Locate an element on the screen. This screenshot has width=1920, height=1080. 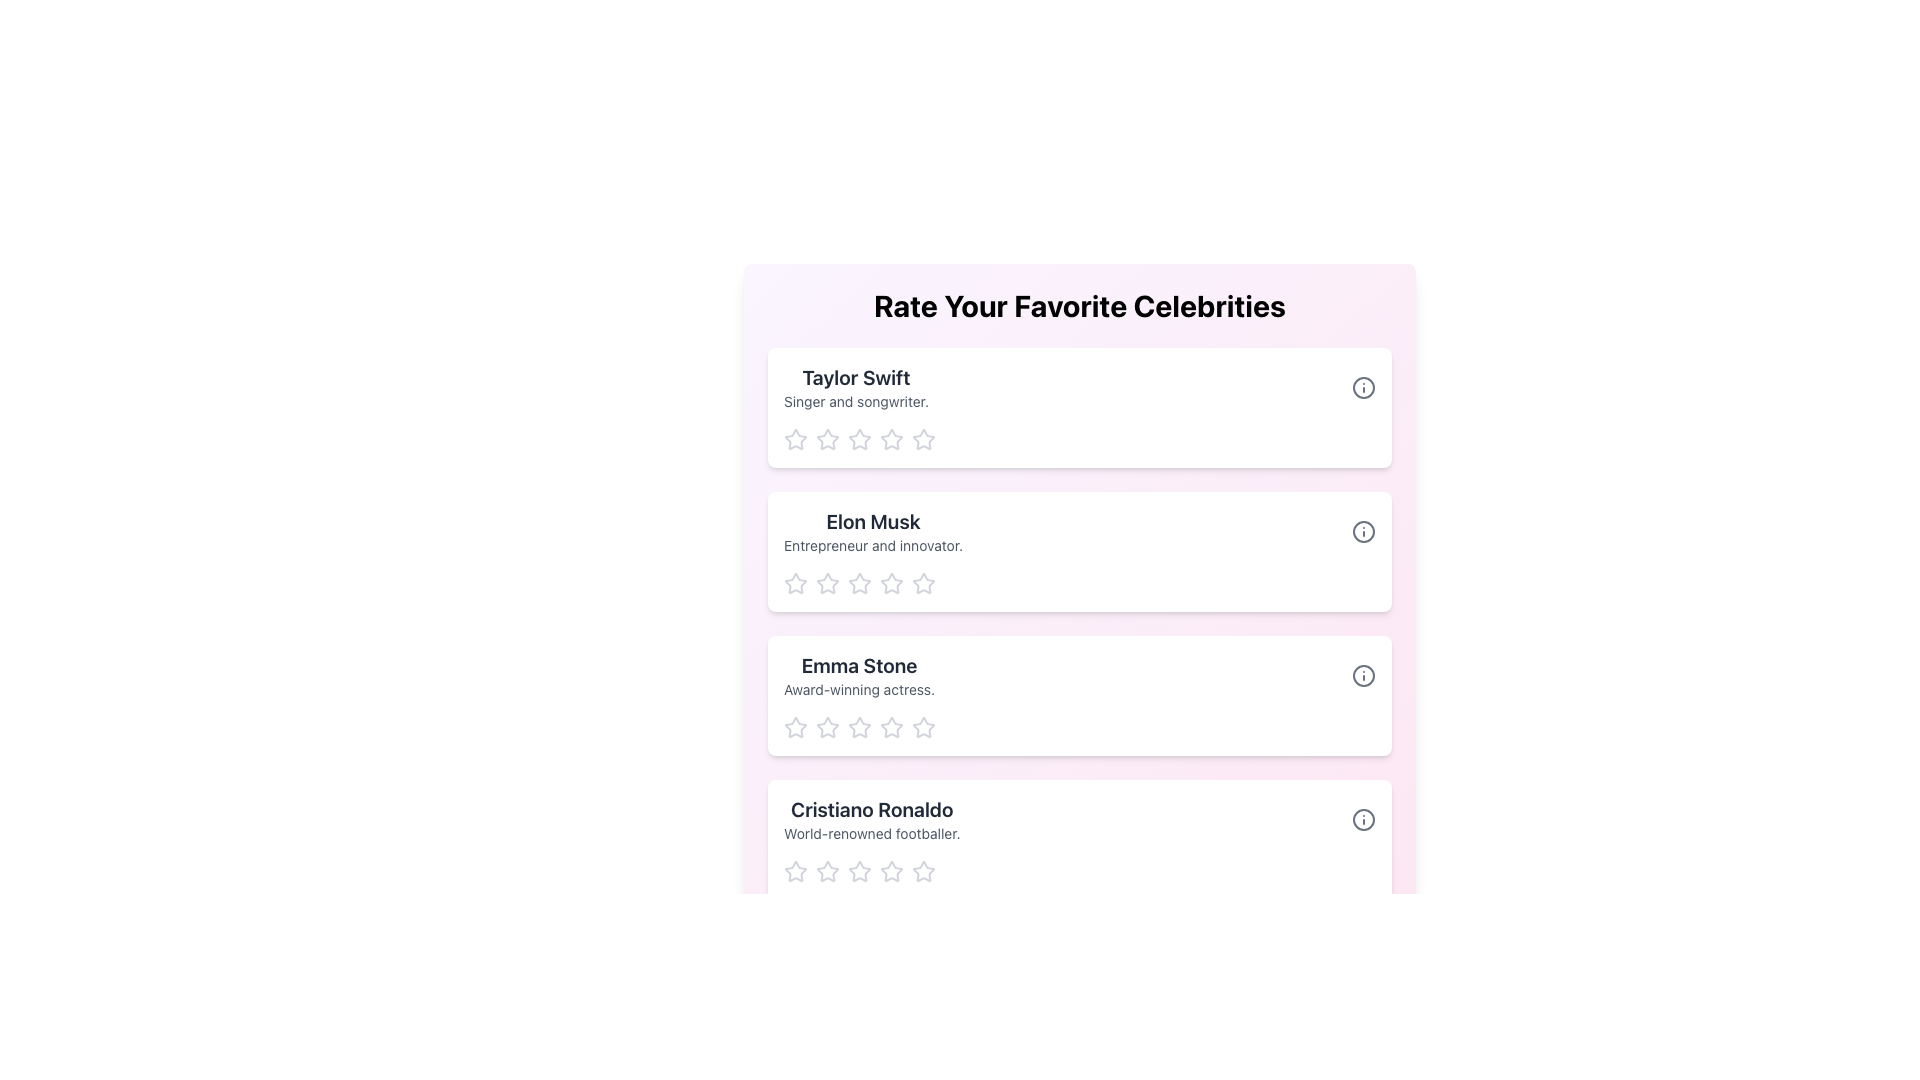
the third star in the Clickable Star Rating Icon component associated with the 'Emma Stone' profile is located at coordinates (859, 728).